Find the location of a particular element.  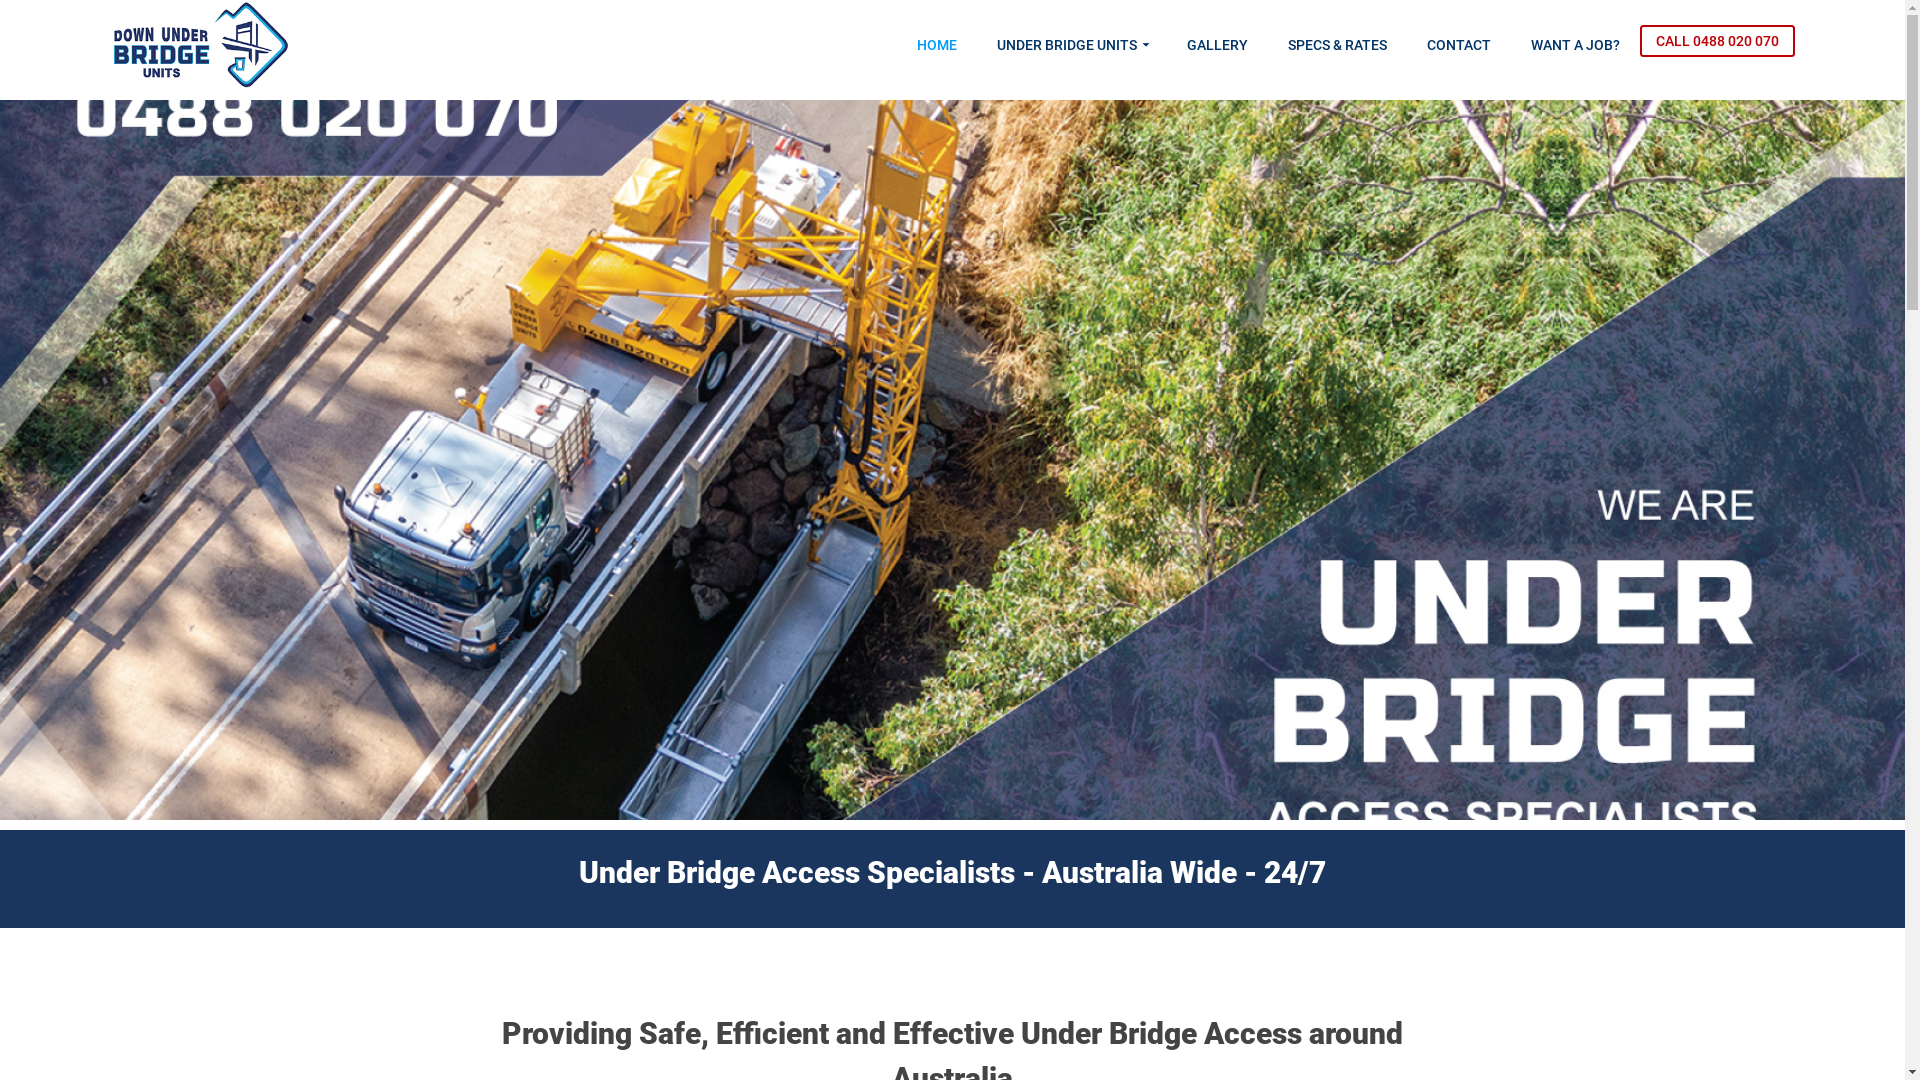

'HOME' is located at coordinates (935, 45).